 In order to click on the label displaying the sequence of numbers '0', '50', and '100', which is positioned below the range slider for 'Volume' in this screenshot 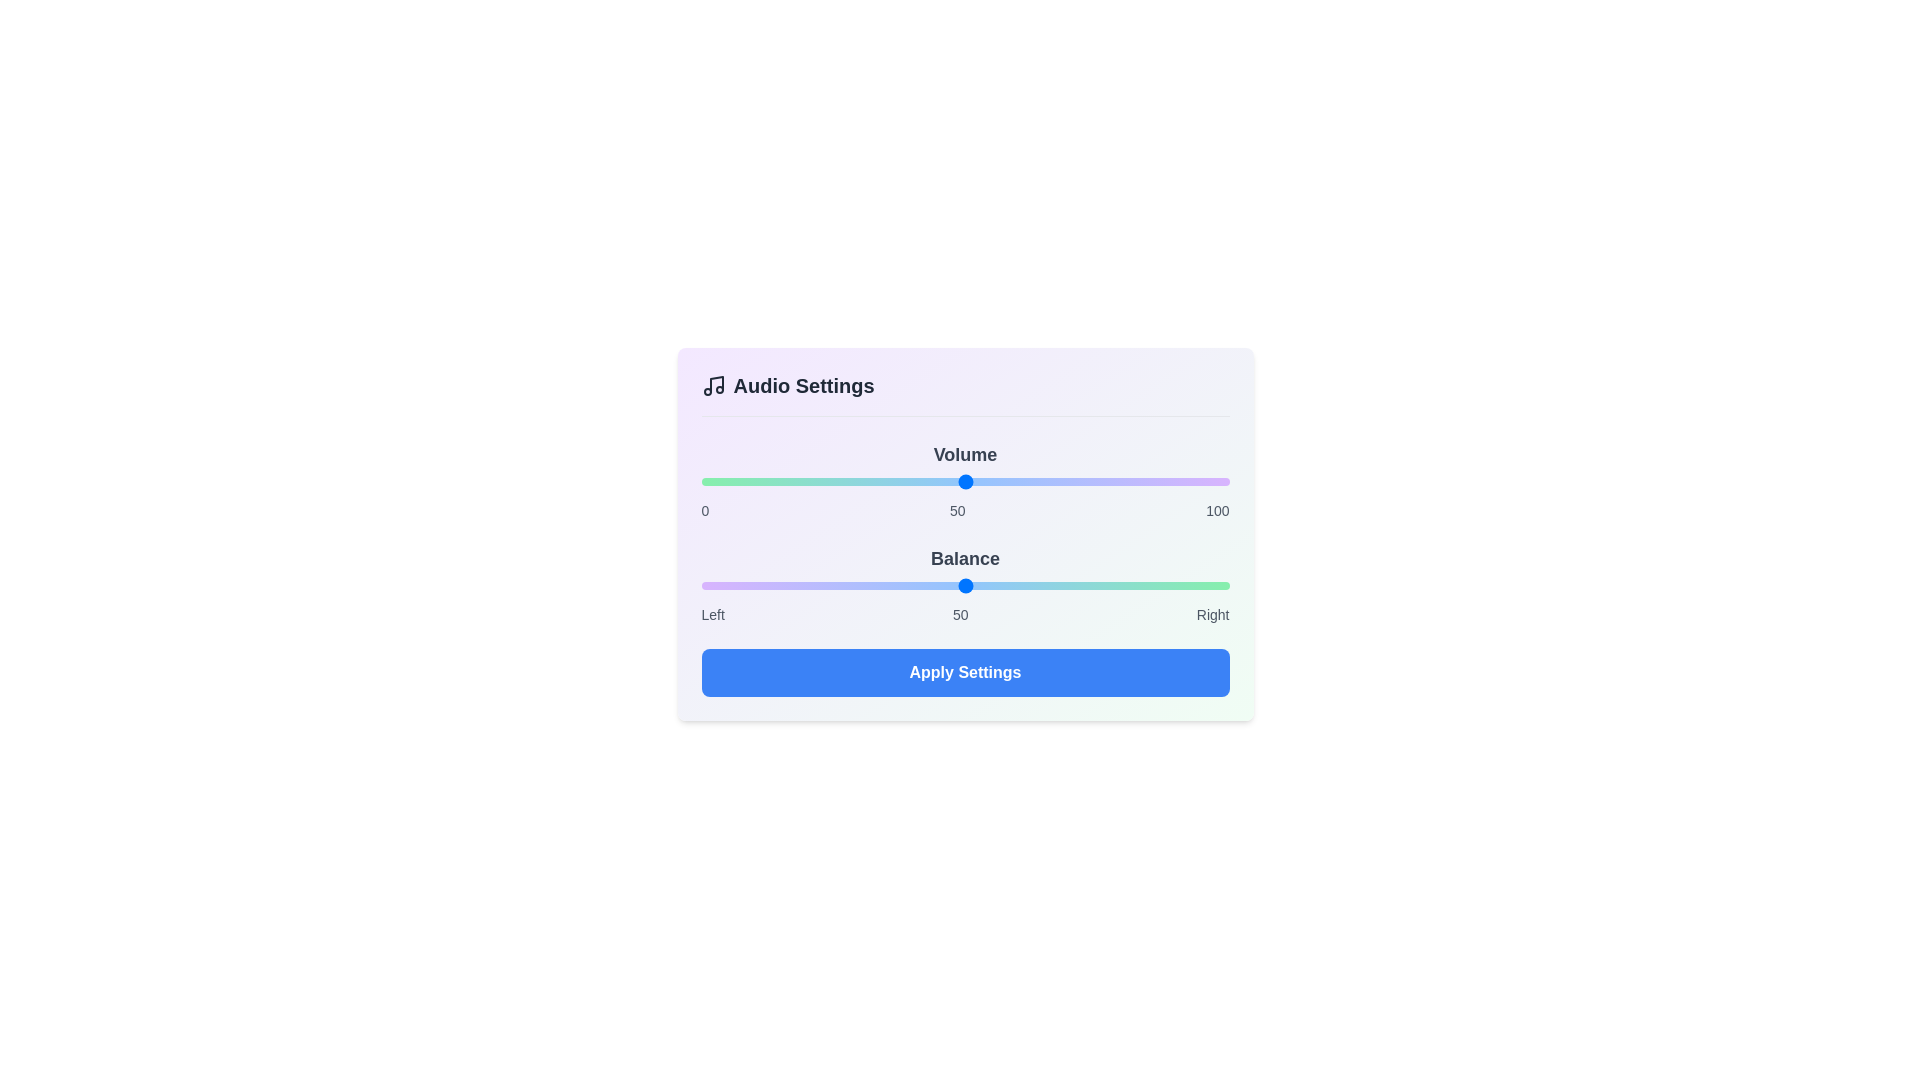, I will do `click(965, 509)`.